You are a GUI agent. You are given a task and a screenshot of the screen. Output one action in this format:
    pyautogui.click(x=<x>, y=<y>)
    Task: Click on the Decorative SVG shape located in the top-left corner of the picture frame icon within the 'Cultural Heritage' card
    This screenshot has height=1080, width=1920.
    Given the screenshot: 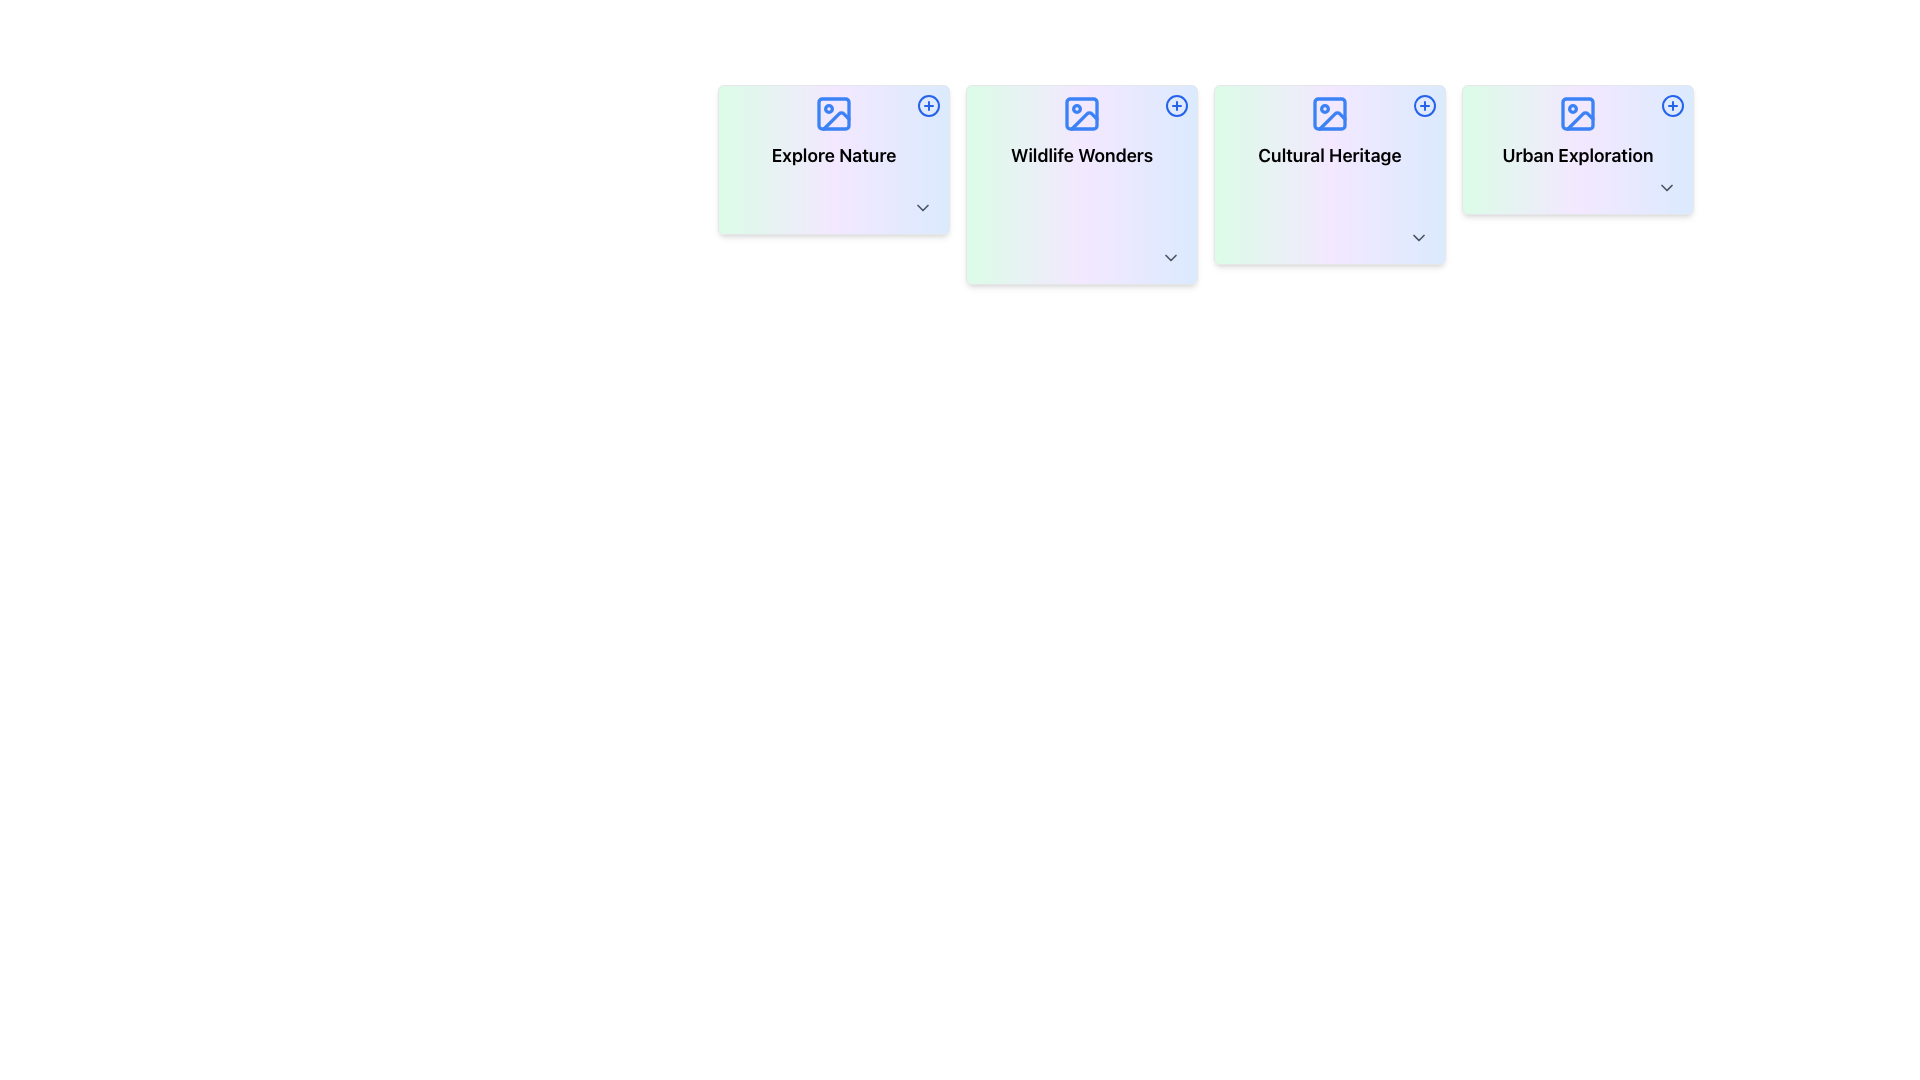 What is the action you would take?
    pyautogui.click(x=1329, y=114)
    